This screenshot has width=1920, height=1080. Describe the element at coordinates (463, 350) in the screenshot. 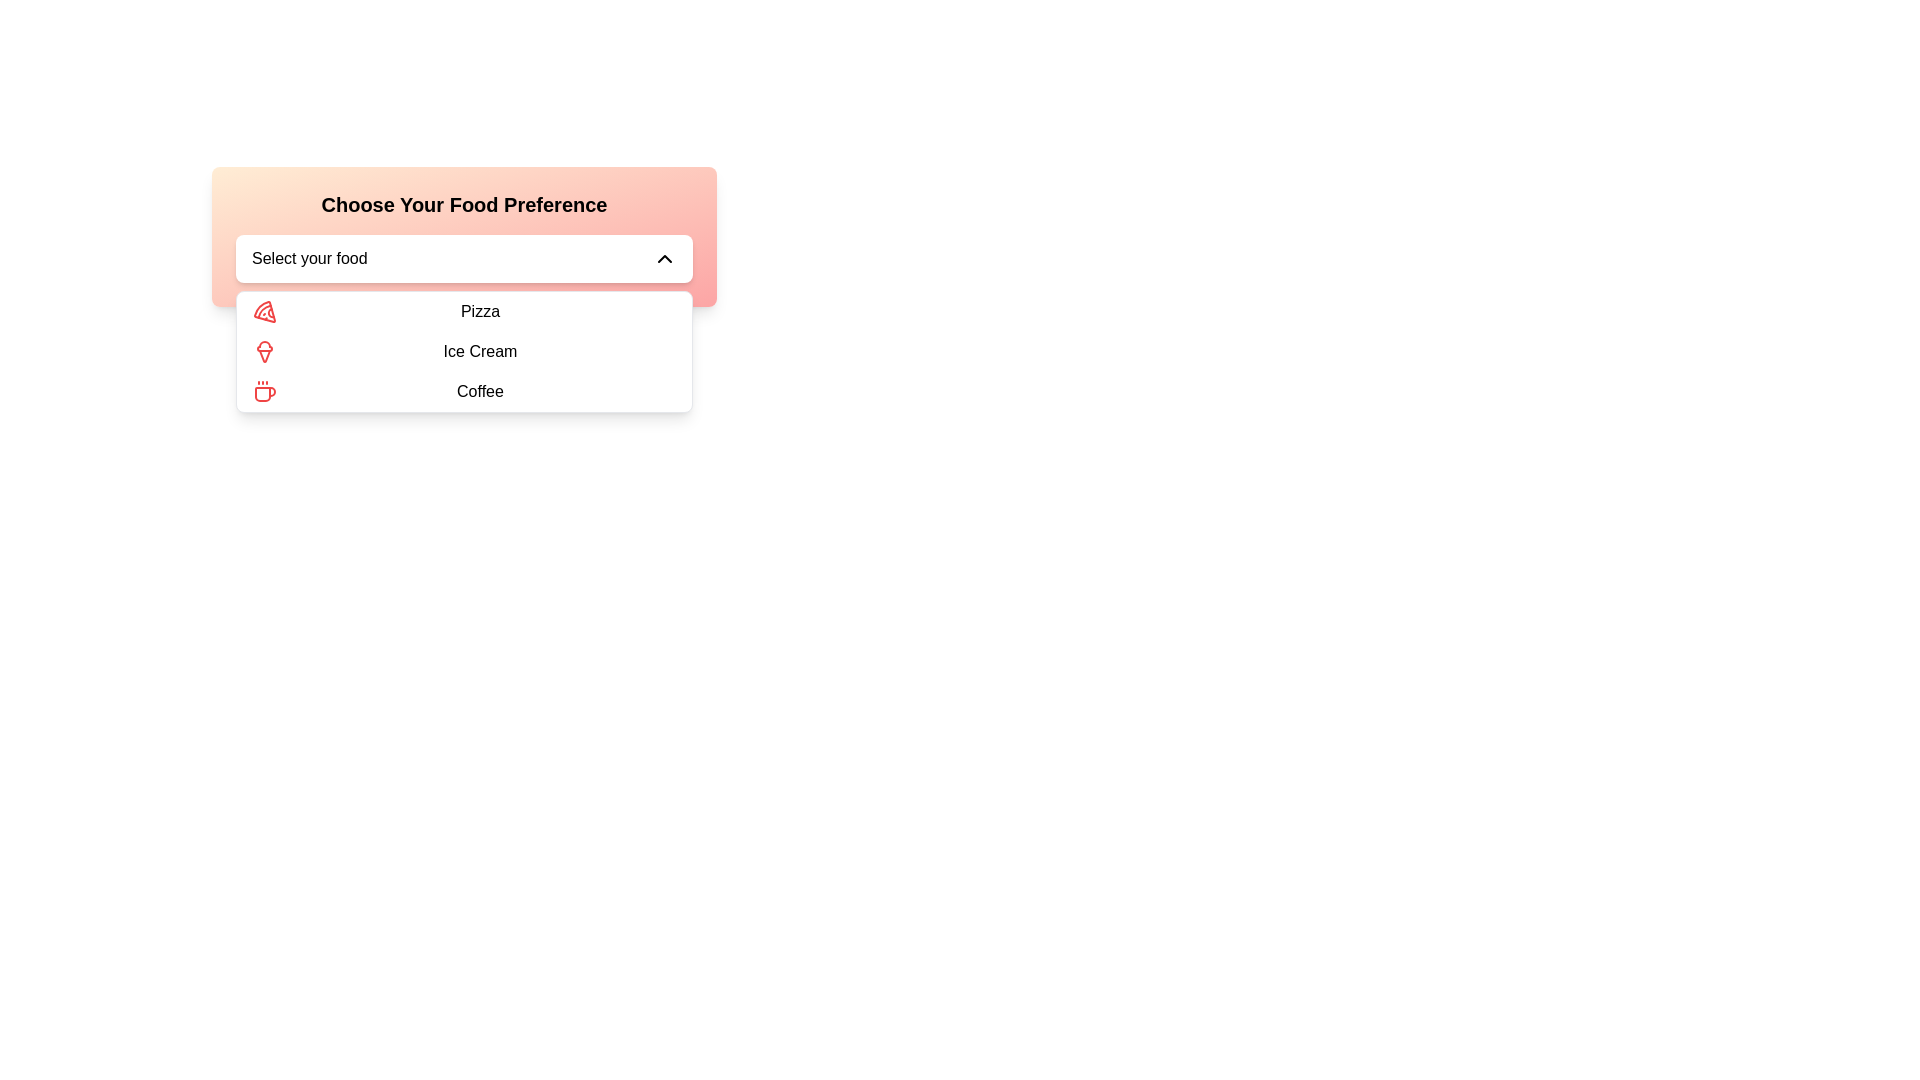

I see `the second menu item in the dropdown list, which features a red ice cream cone icon and the text 'Ice Cream'` at that location.